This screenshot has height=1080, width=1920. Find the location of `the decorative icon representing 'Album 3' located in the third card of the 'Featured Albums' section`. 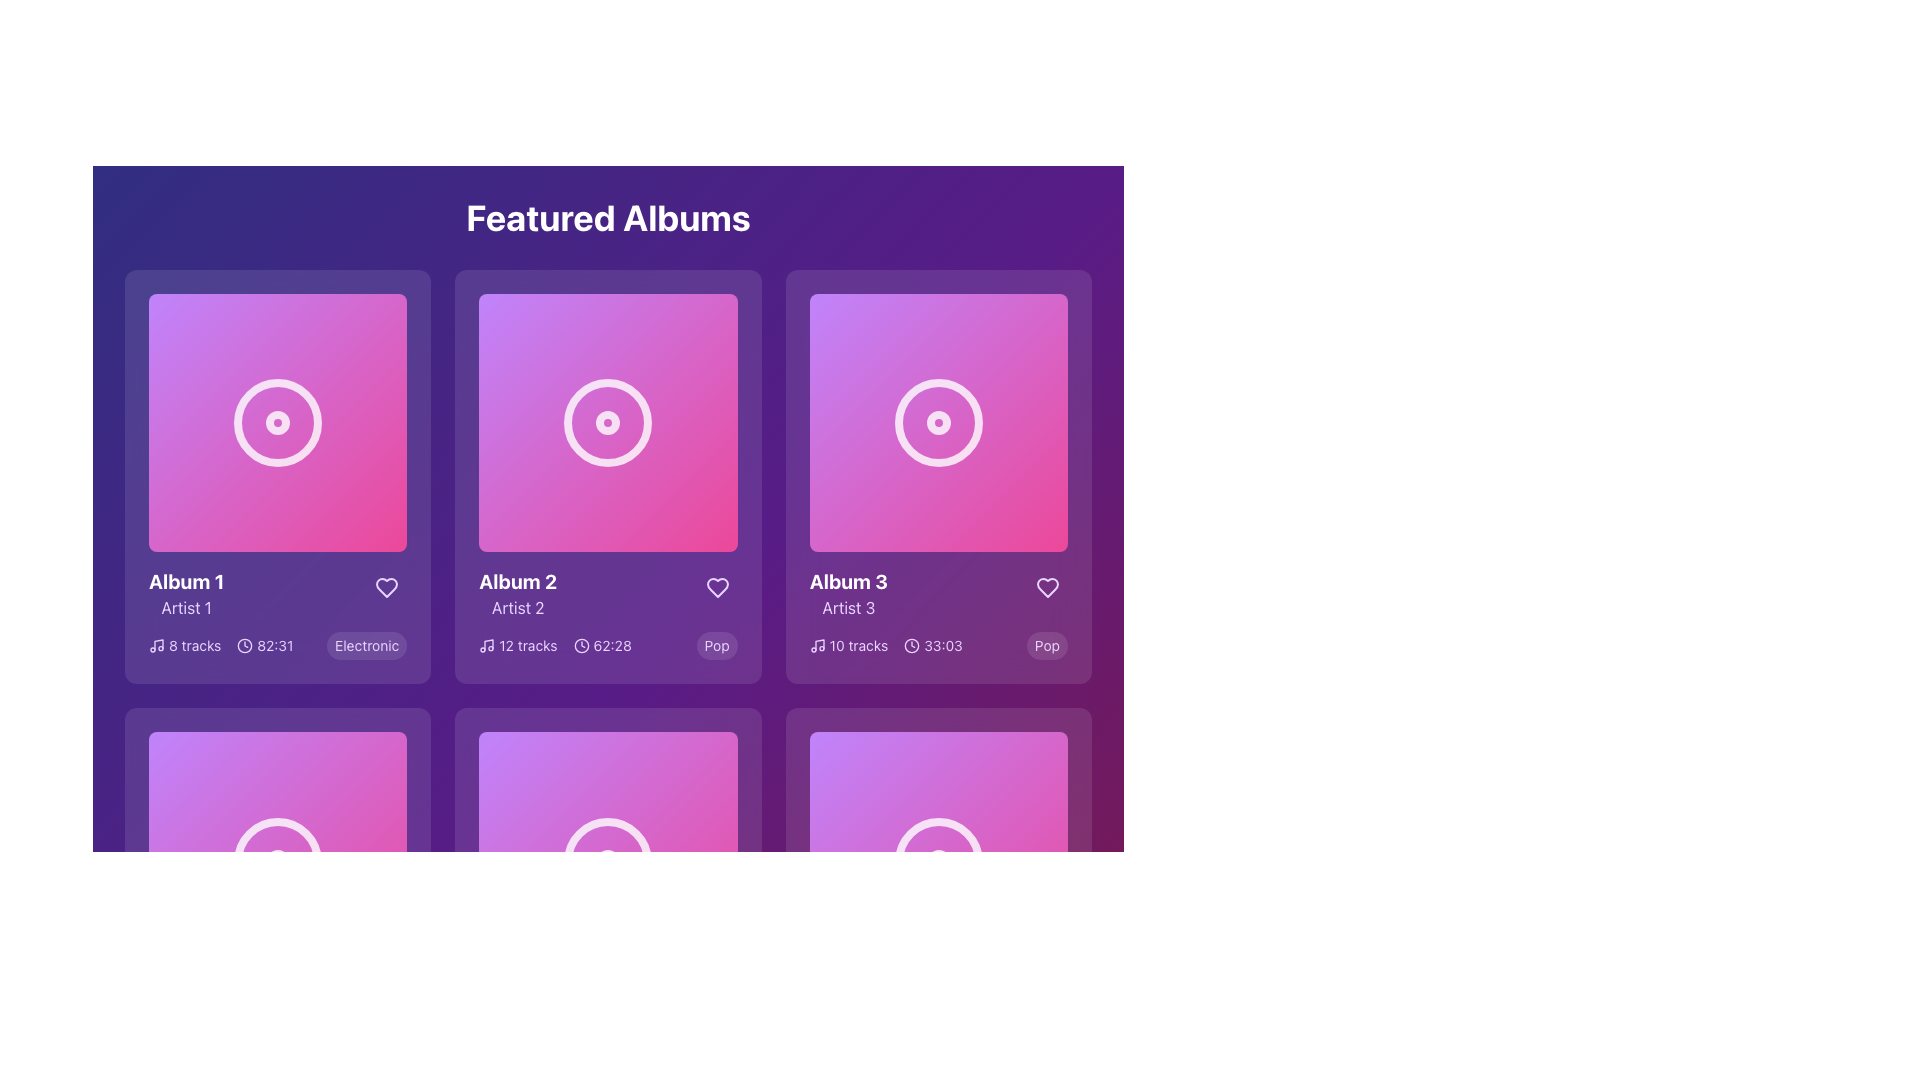

the decorative icon representing 'Album 3' located in the third card of the 'Featured Albums' section is located at coordinates (937, 422).